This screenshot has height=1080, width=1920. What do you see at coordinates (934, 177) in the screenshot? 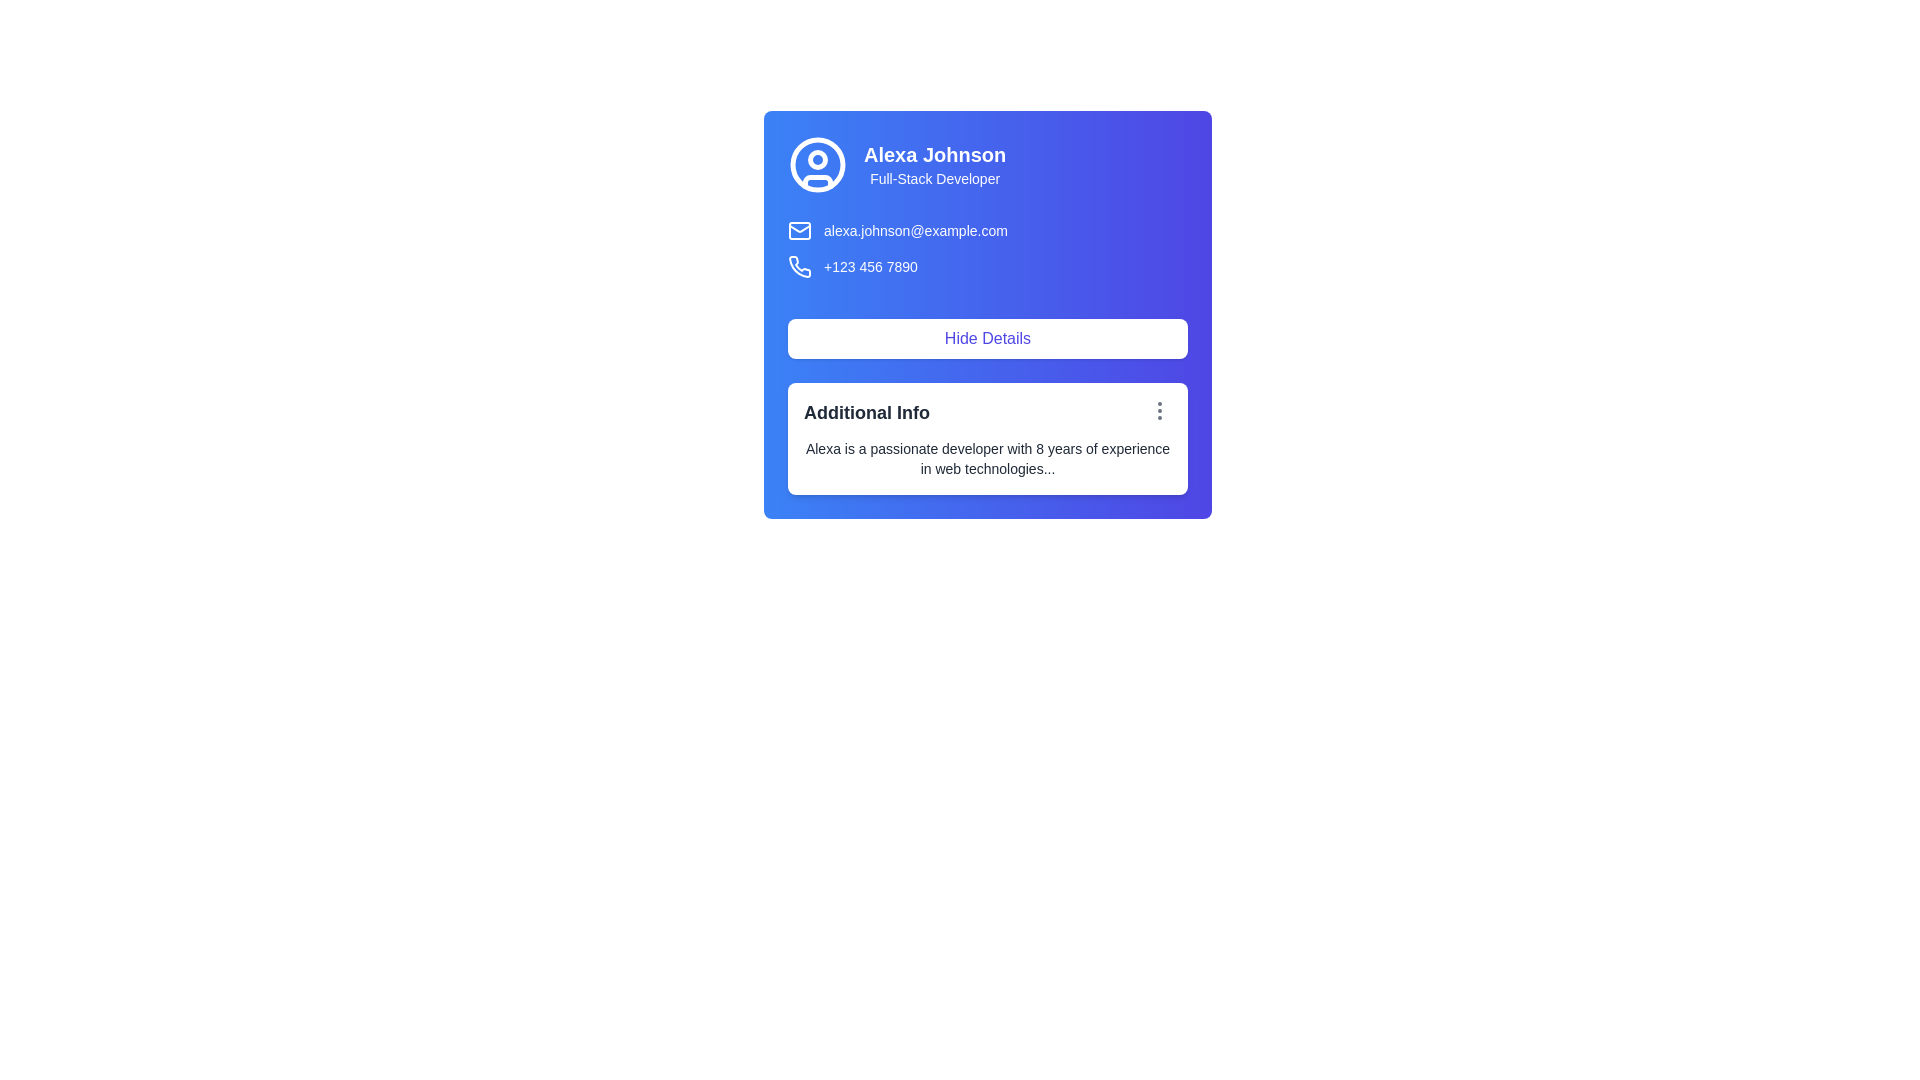
I see `the text label displaying 'Full-Stack Developer' located below the name 'Alexa Johnson' in the profile card` at bounding box center [934, 177].